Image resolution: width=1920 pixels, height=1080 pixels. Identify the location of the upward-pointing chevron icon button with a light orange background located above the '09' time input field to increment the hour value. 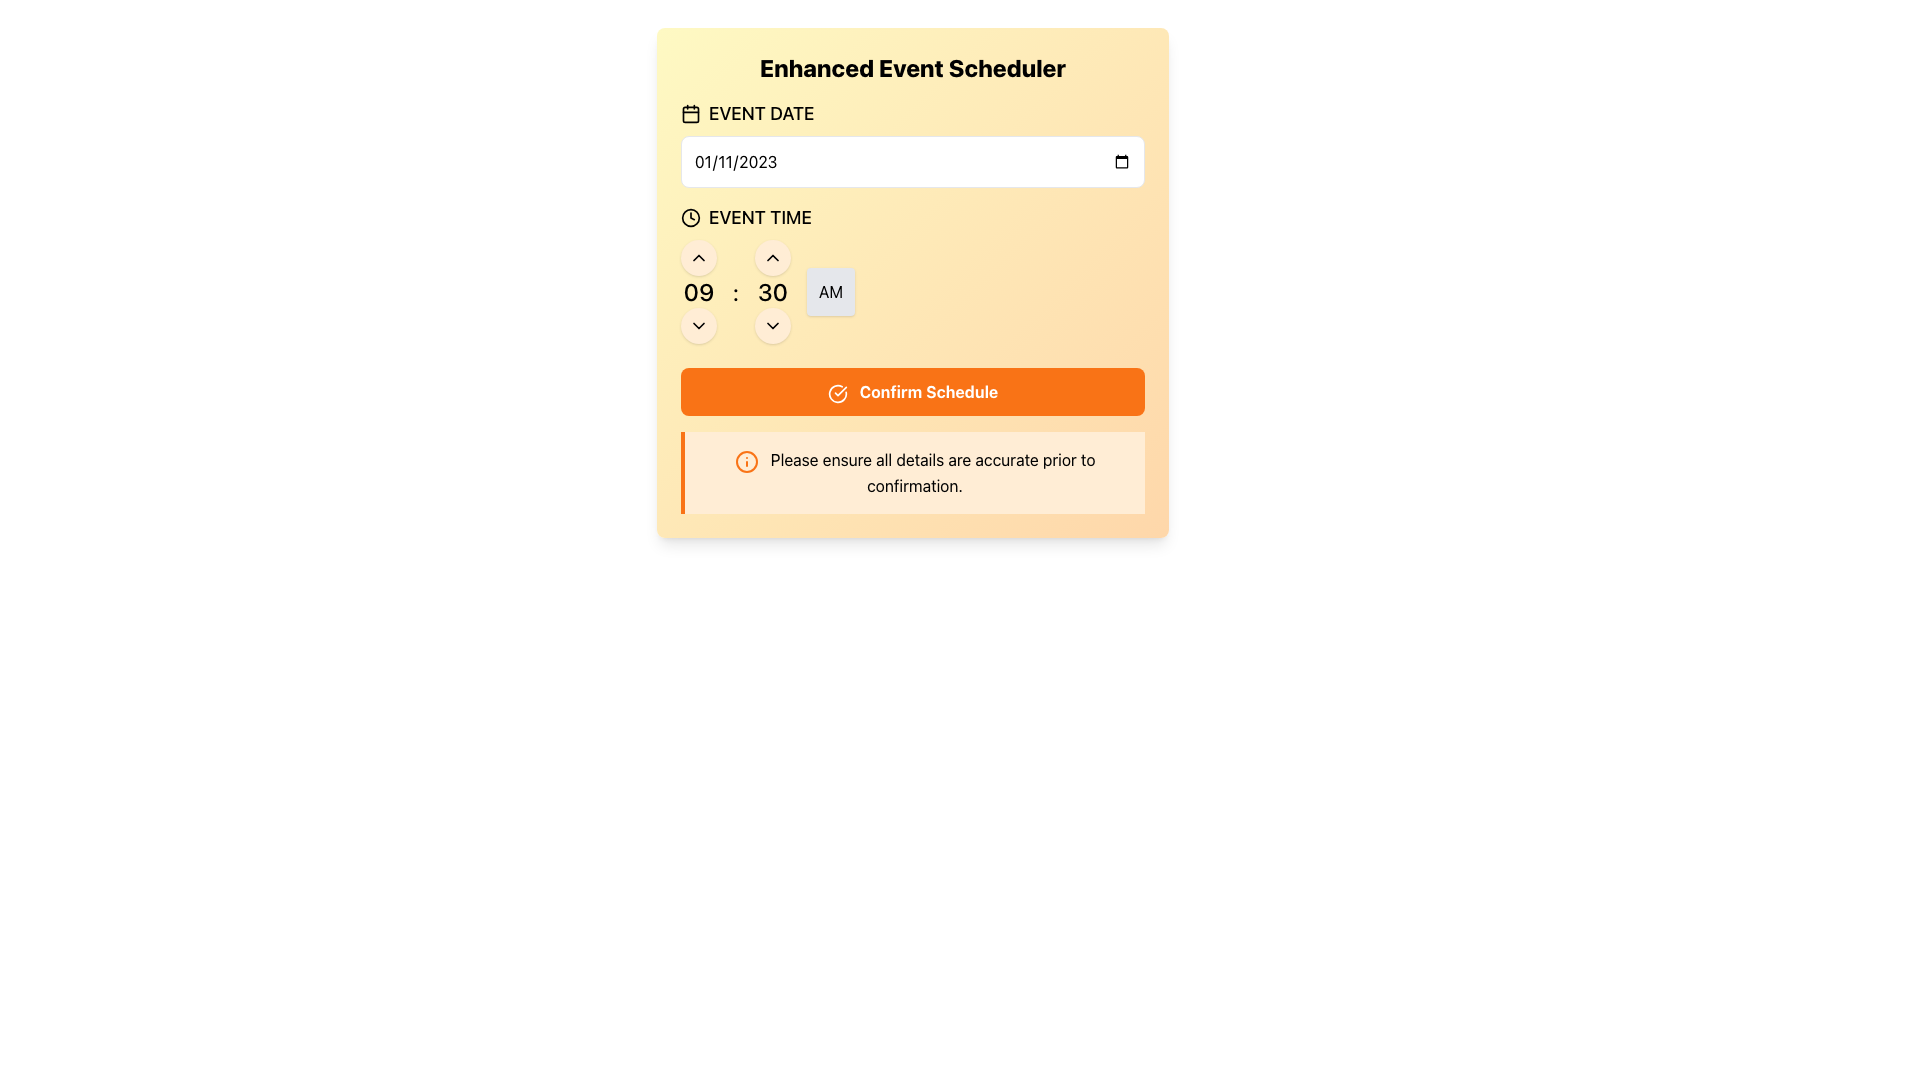
(699, 257).